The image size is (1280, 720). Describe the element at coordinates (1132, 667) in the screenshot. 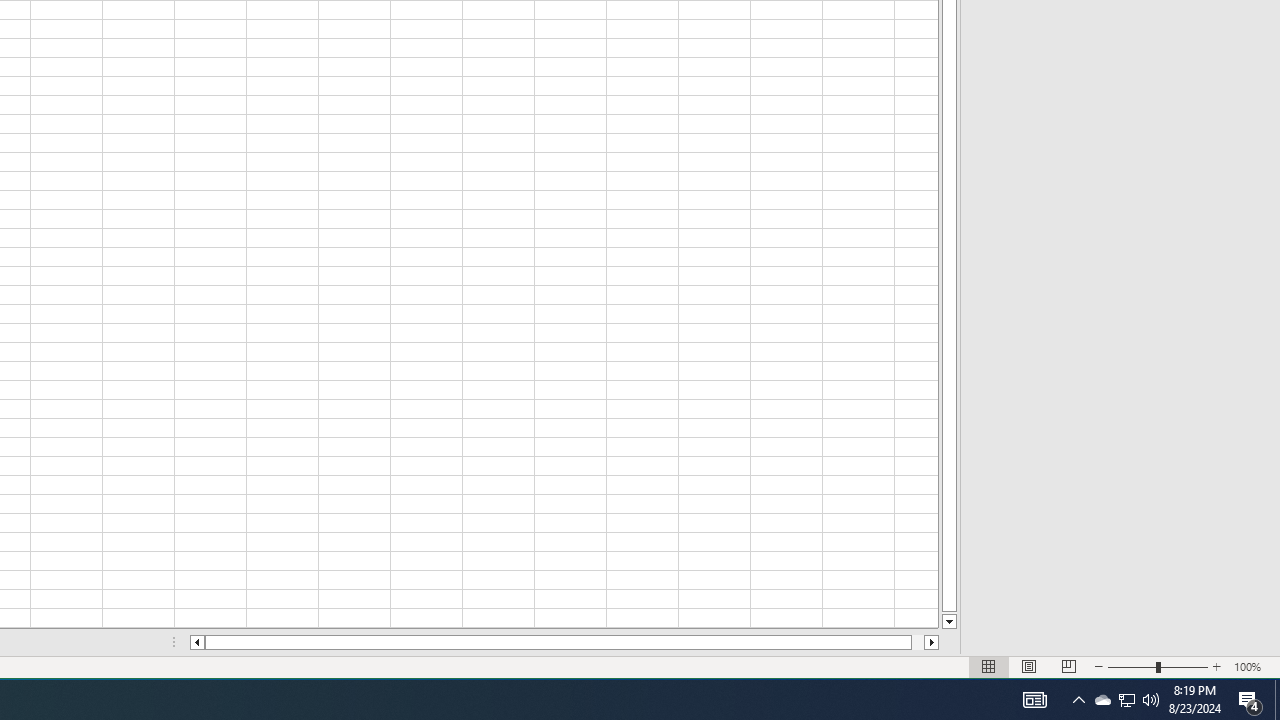

I see `'Zoom Out'` at that location.